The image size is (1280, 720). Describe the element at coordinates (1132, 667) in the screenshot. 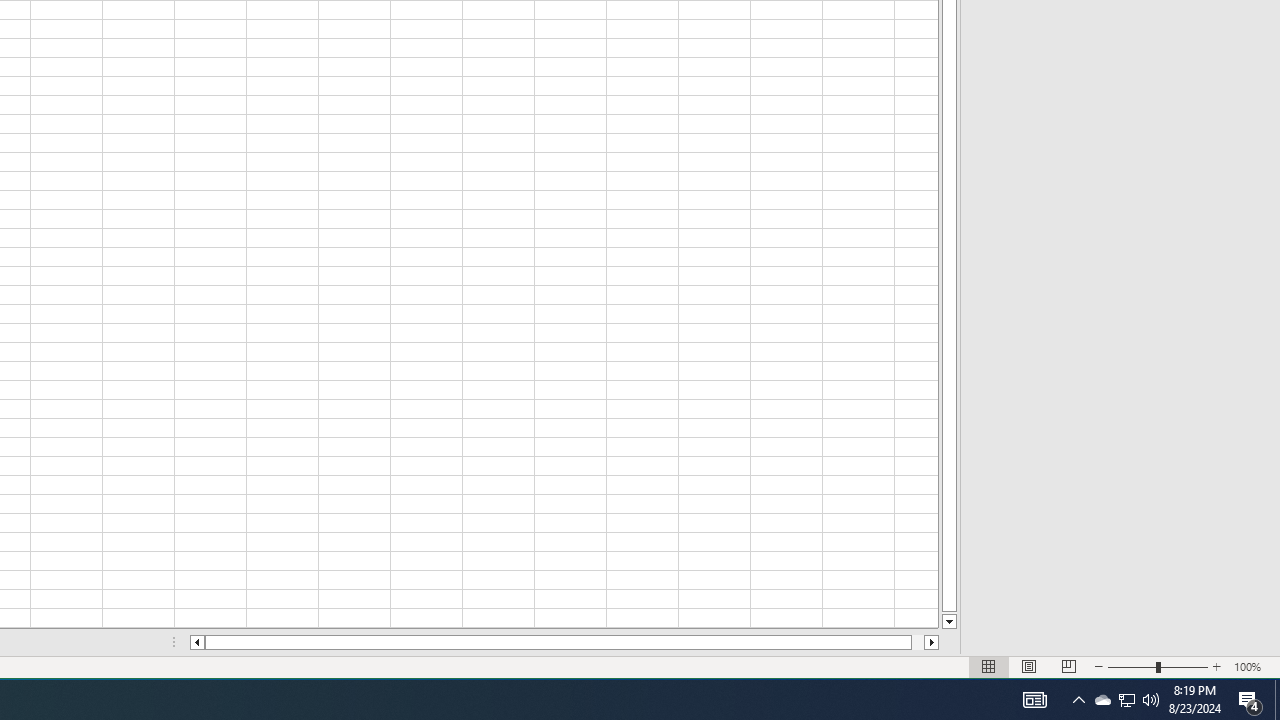

I see `'Zoom Out'` at that location.